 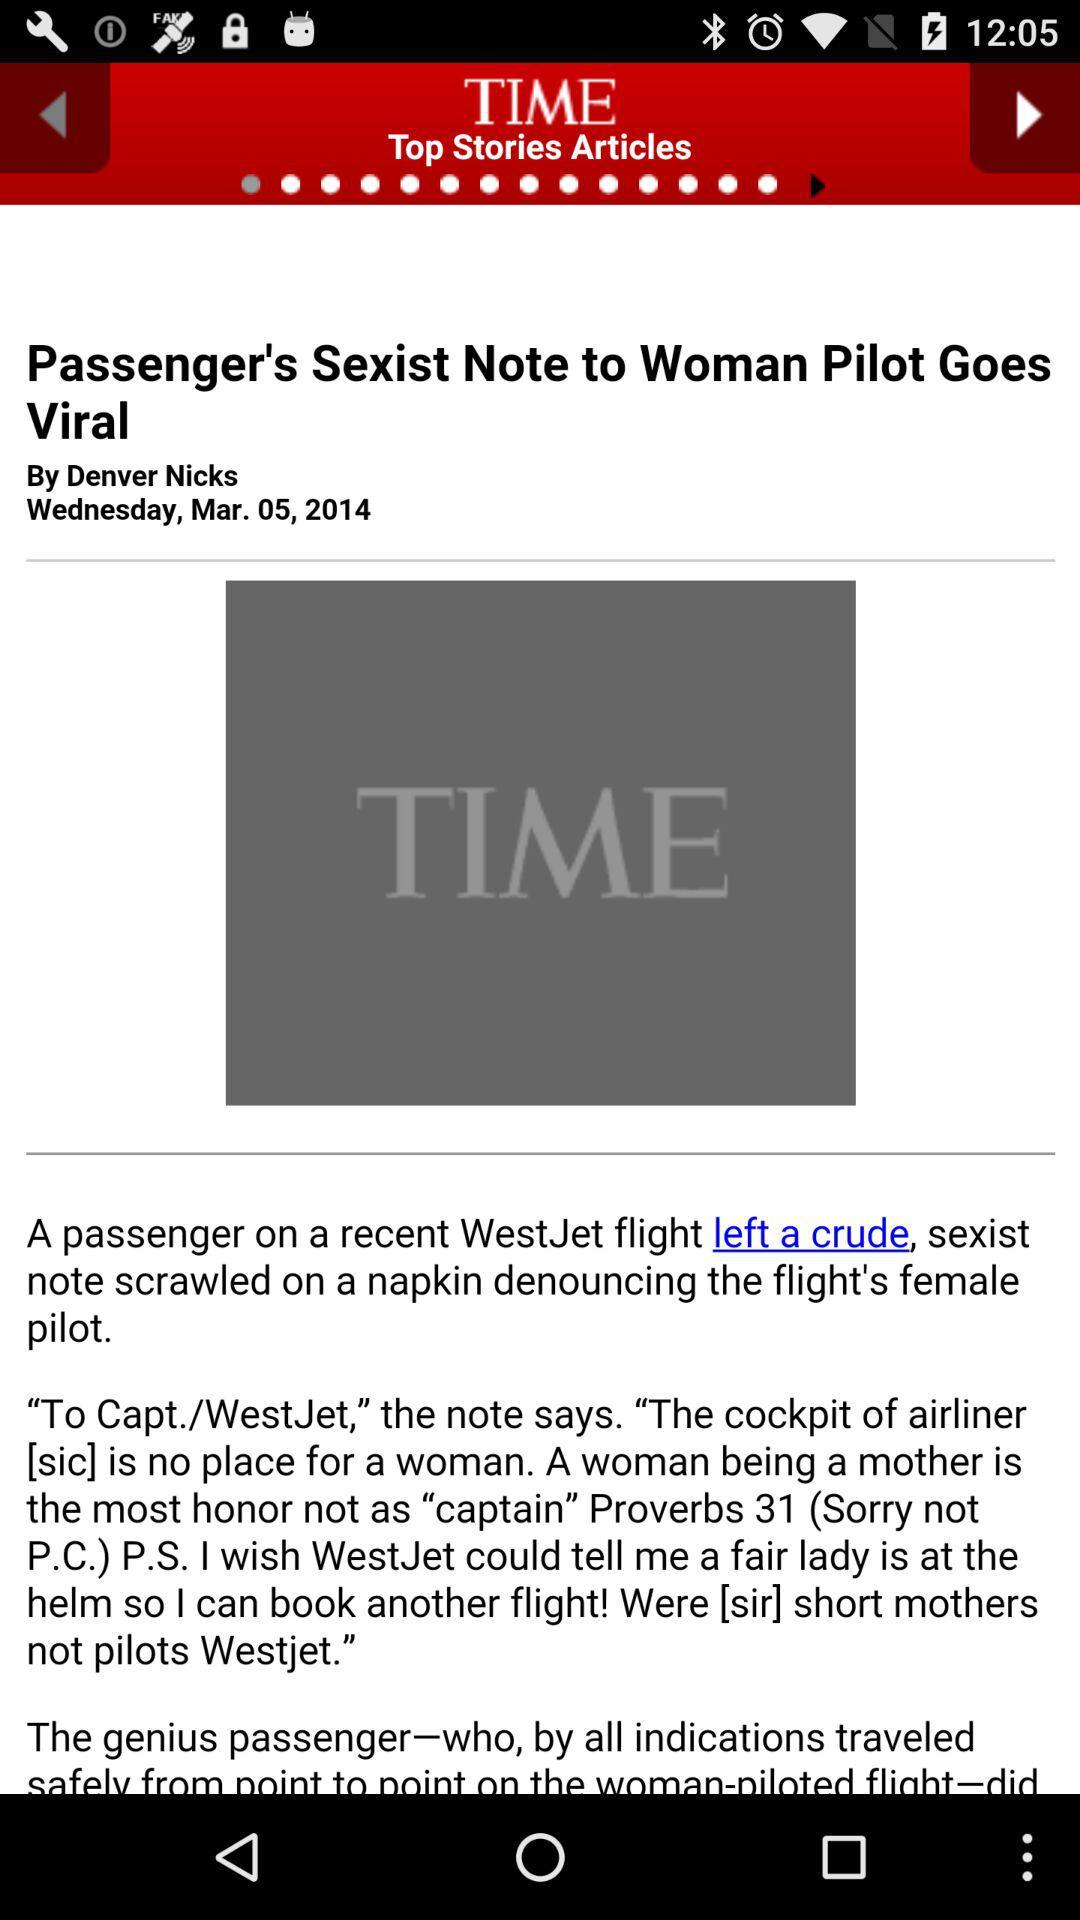 What do you see at coordinates (540, 1064) in the screenshot?
I see `click on the it` at bounding box center [540, 1064].